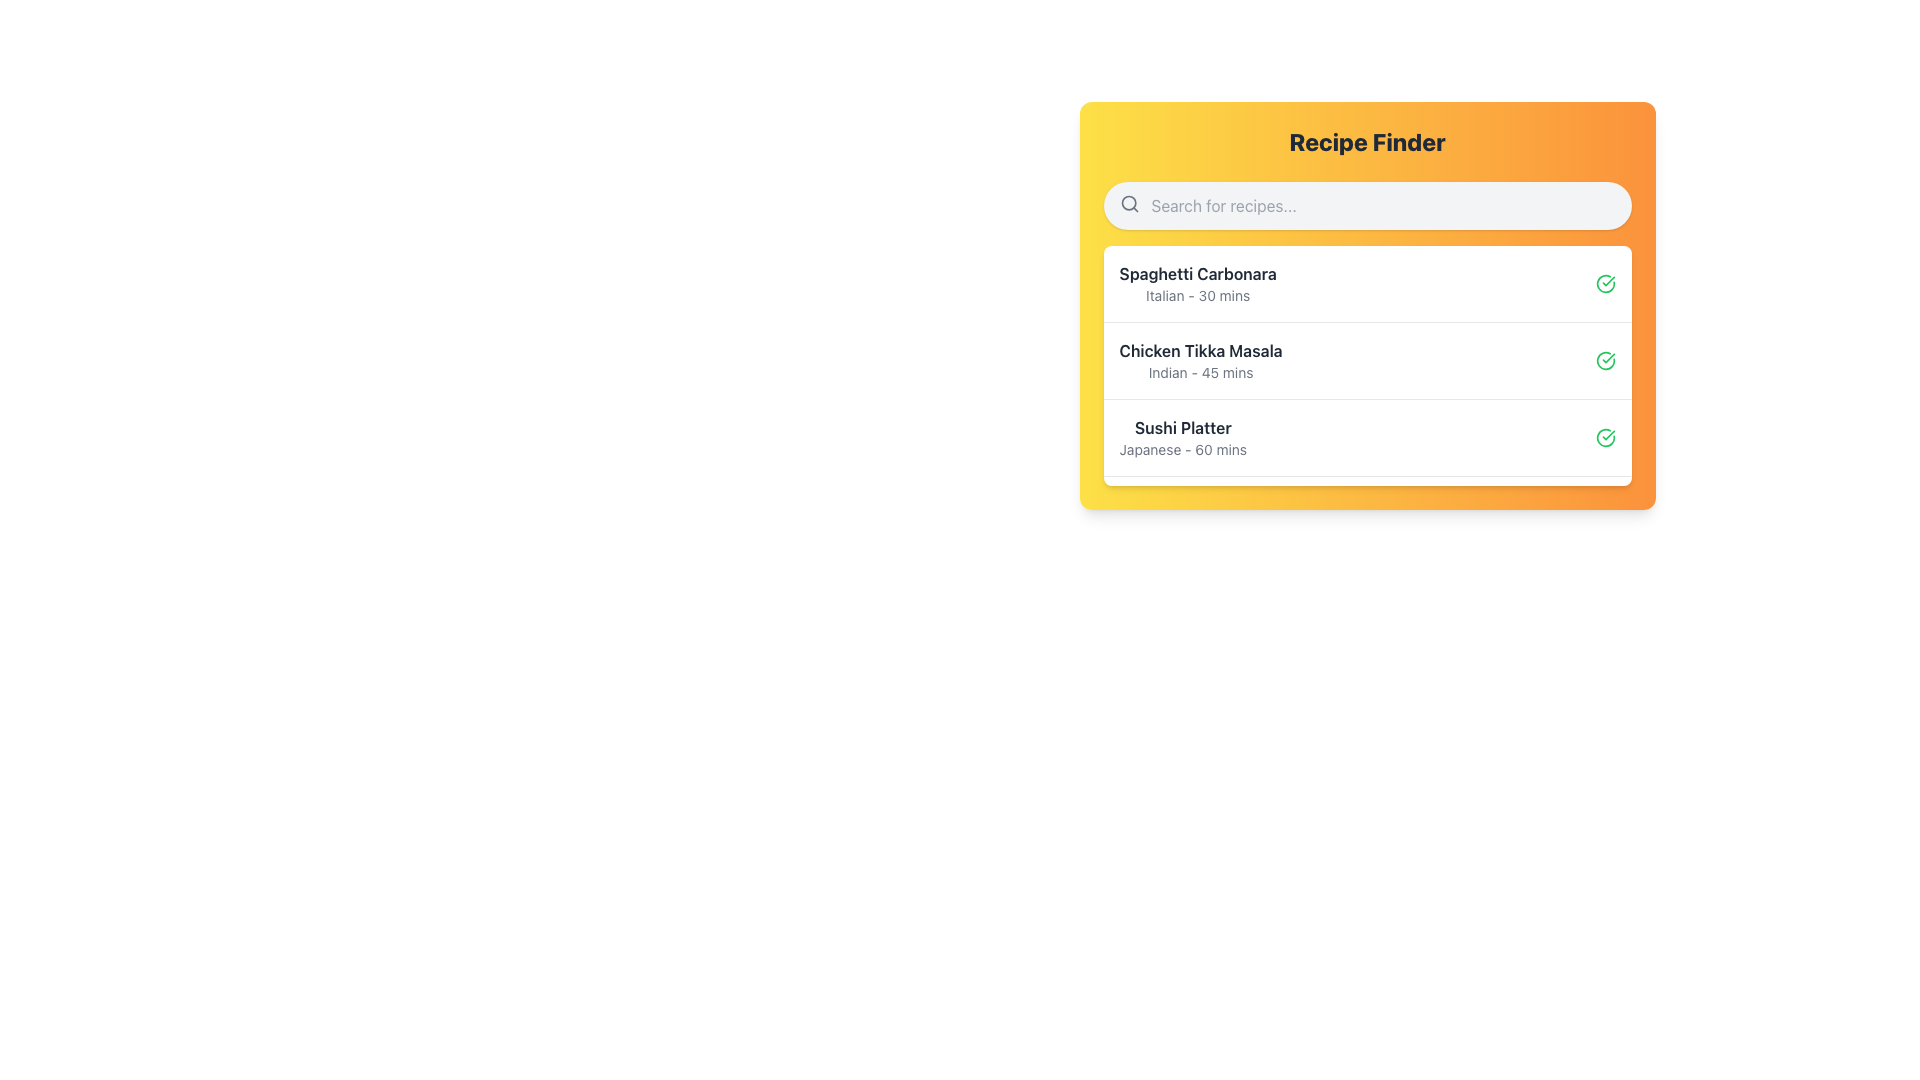 This screenshot has width=1920, height=1080. I want to click on to select or view more details about the topmost recipe entry in the vertical list, located just below the search bar, so click(1198, 284).